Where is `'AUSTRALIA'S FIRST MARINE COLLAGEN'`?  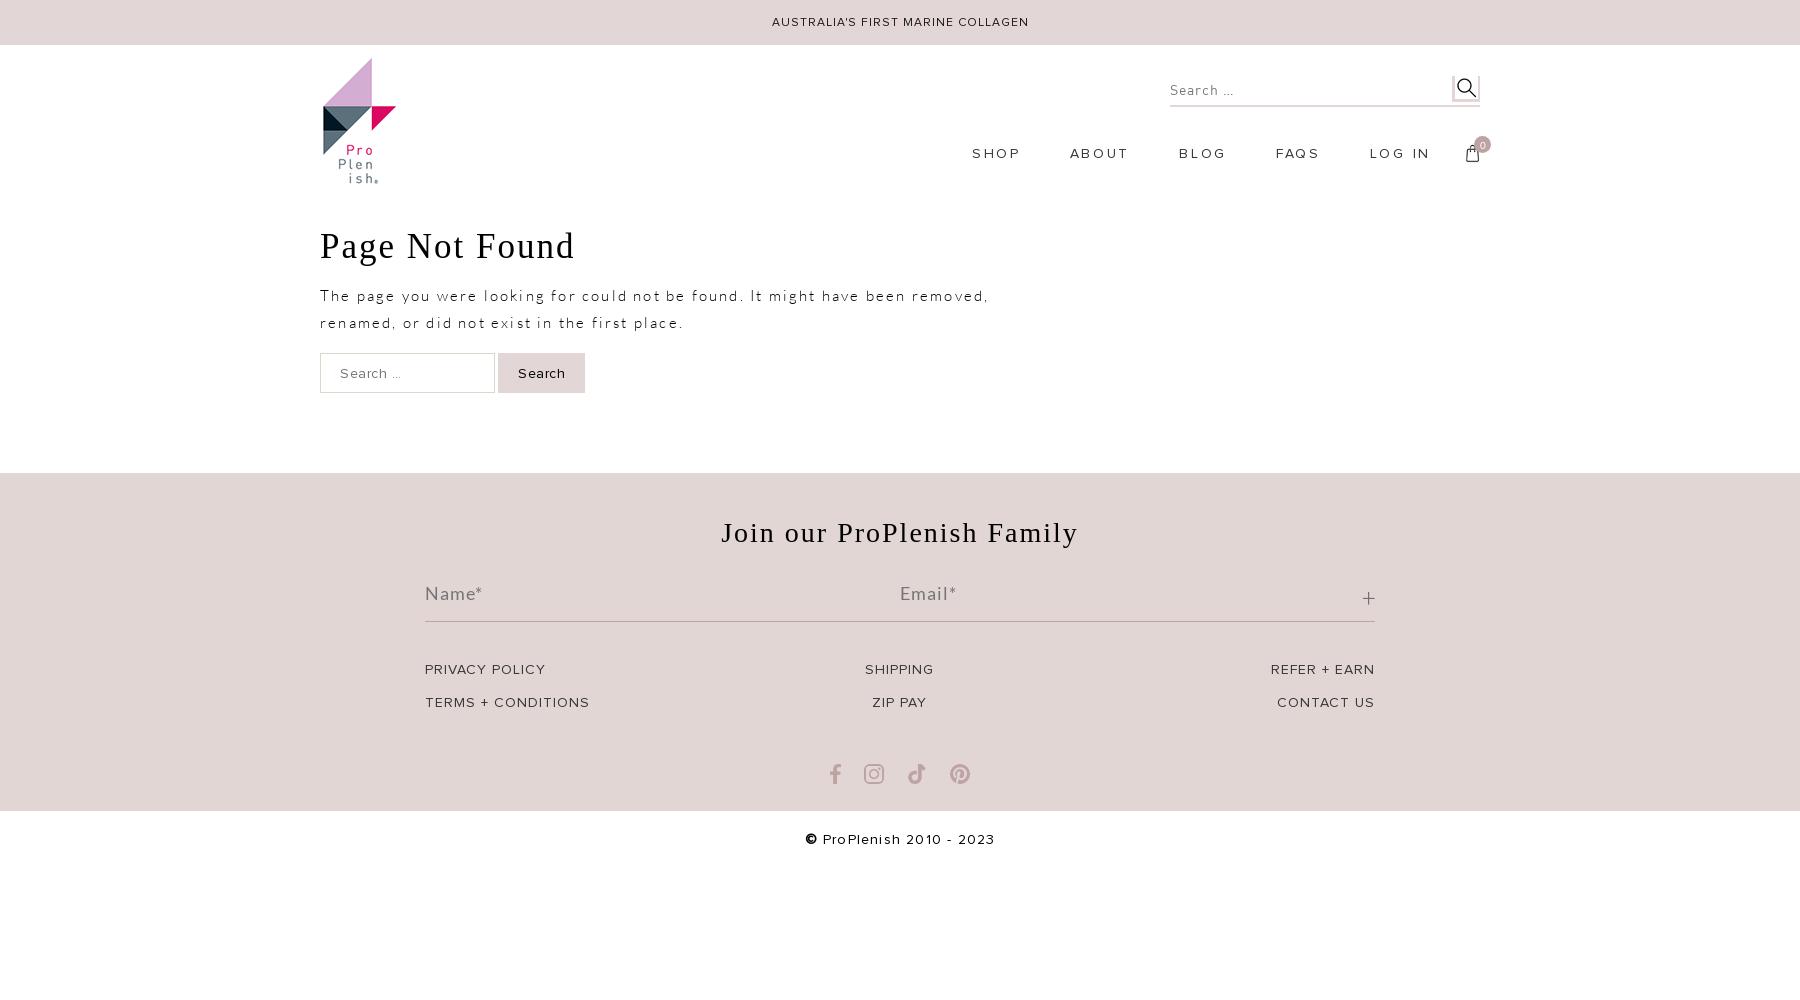 'AUSTRALIA'S FIRST MARINE COLLAGEN' is located at coordinates (899, 23).